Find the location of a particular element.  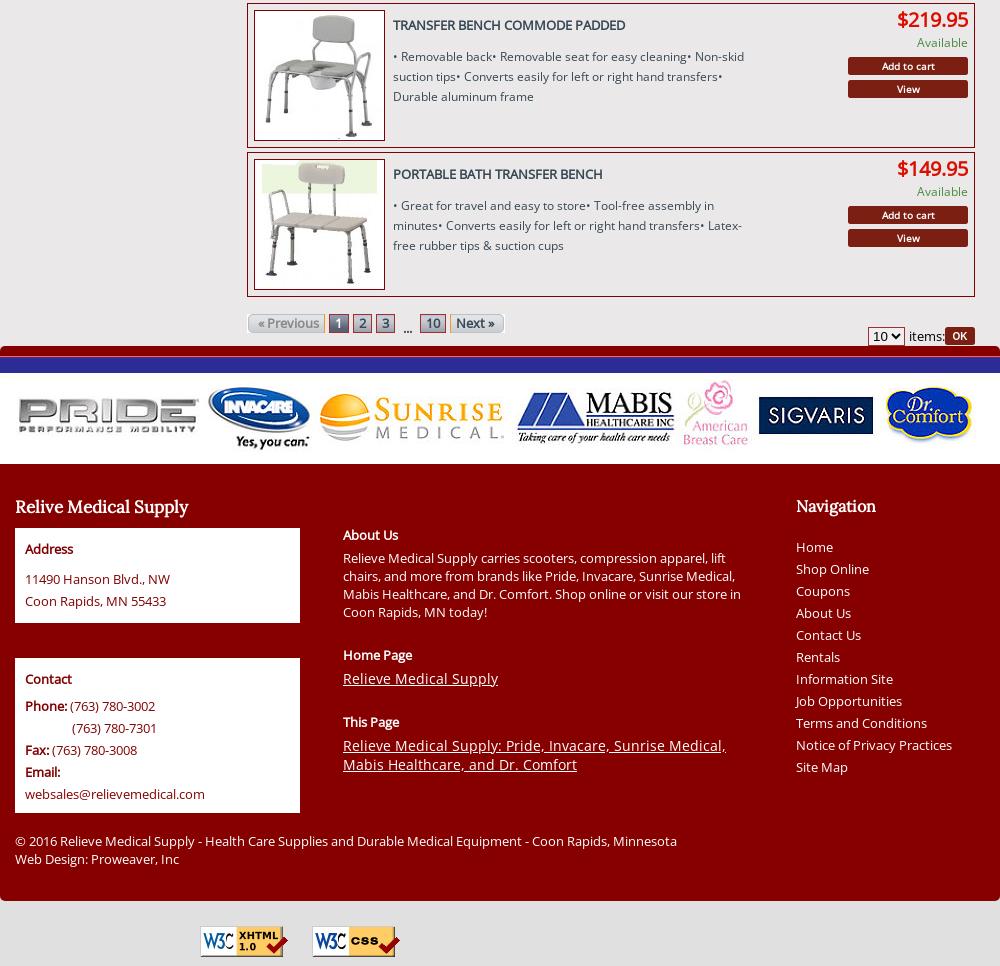

'Contact' is located at coordinates (48, 678).